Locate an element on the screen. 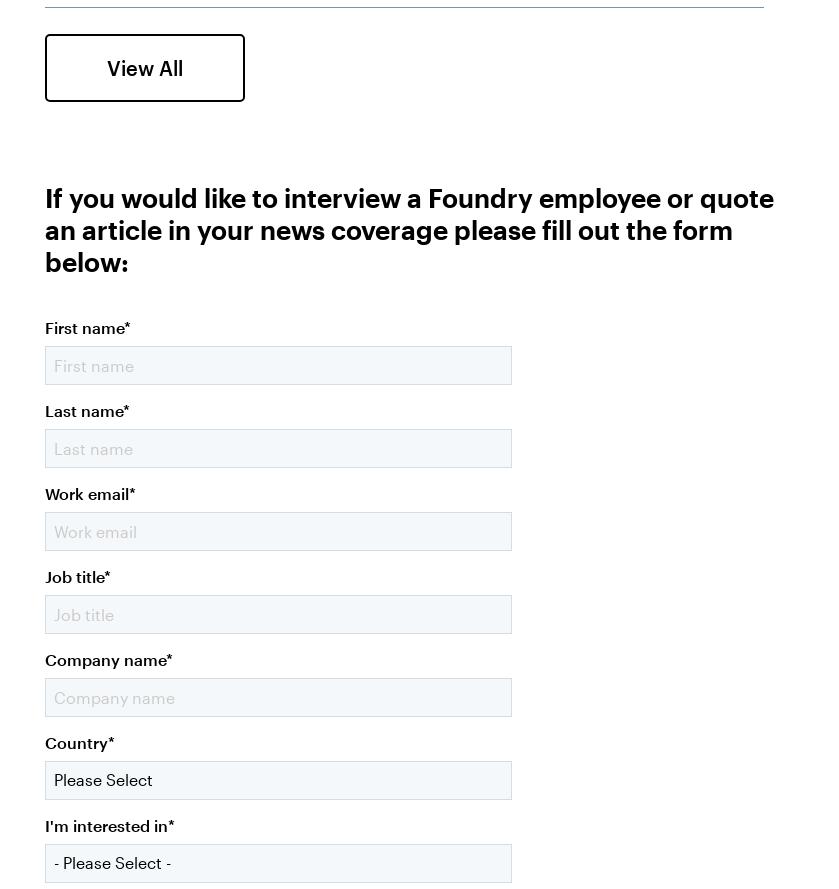 Image resolution: width=839 pixels, height=889 pixels. 'Company name' is located at coordinates (44, 658).